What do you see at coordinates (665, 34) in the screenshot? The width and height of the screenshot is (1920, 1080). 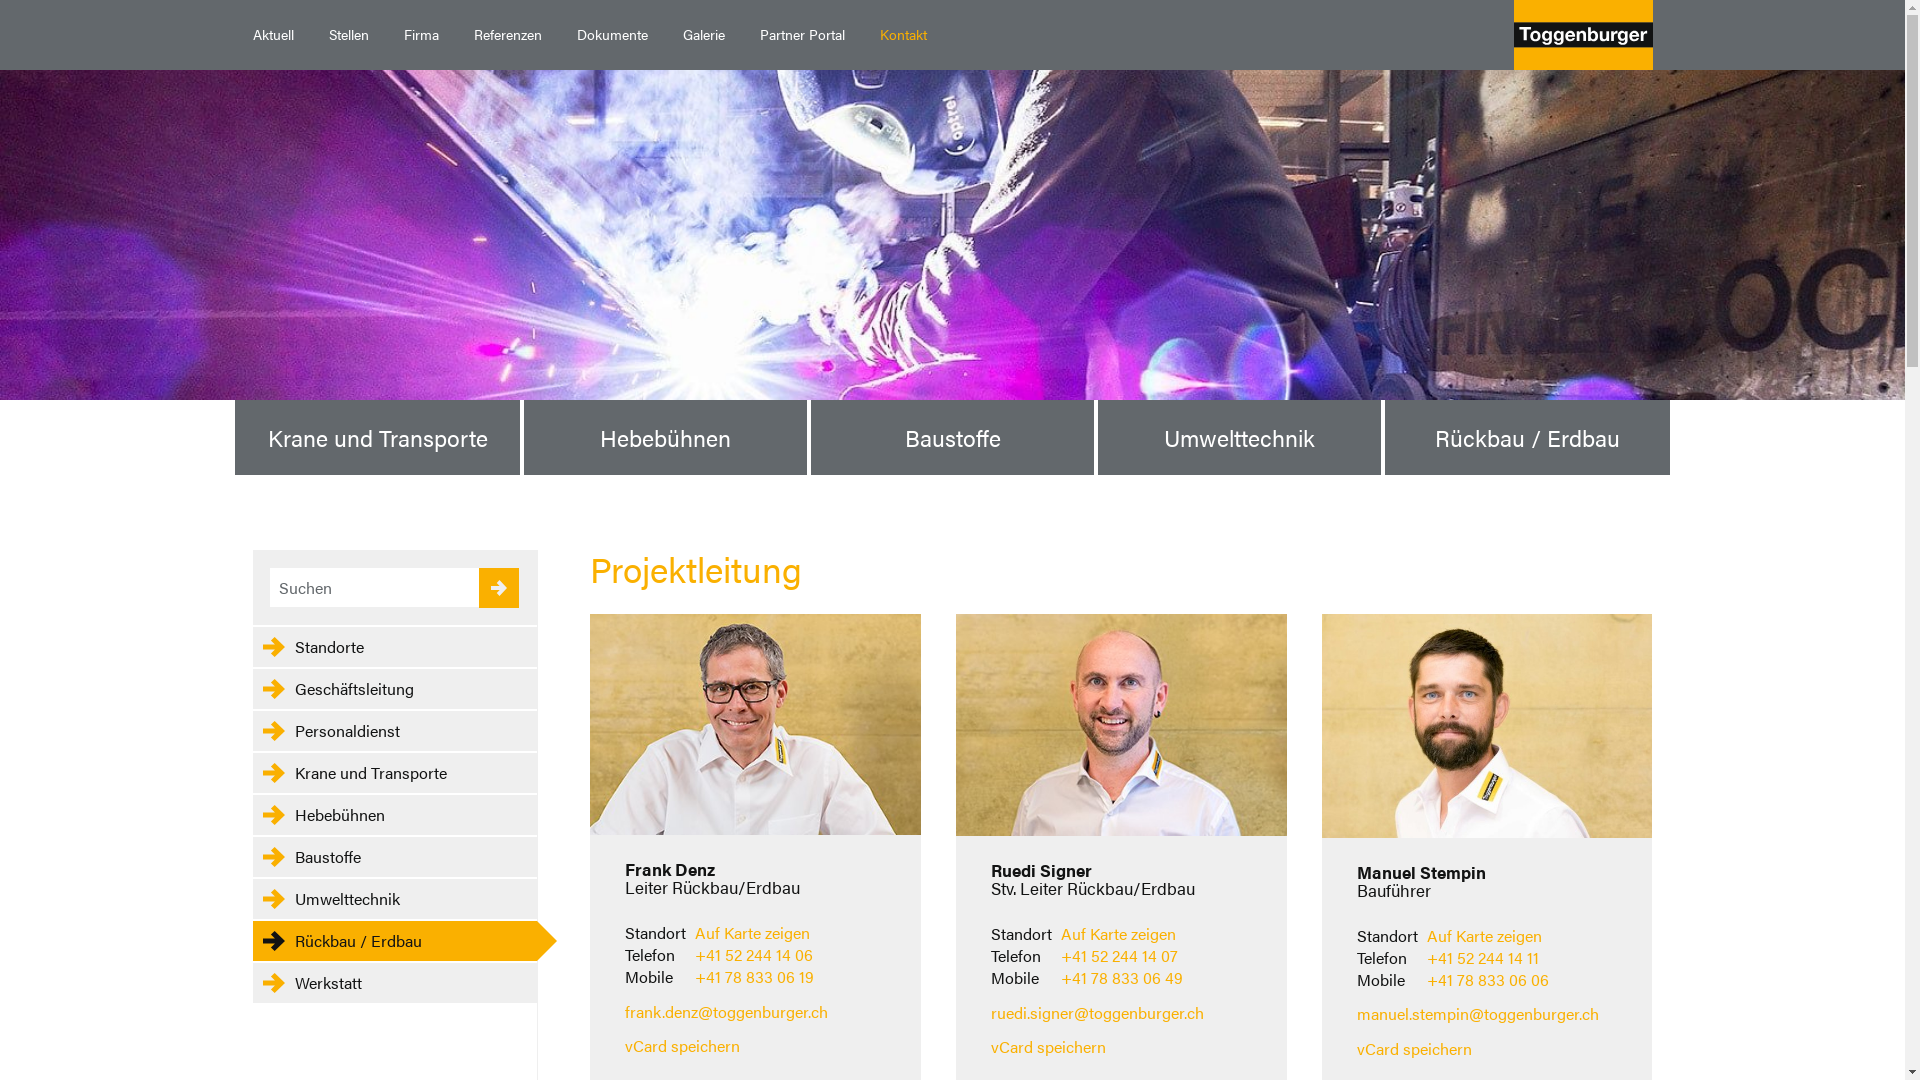 I see `'Galerie'` at bounding box center [665, 34].